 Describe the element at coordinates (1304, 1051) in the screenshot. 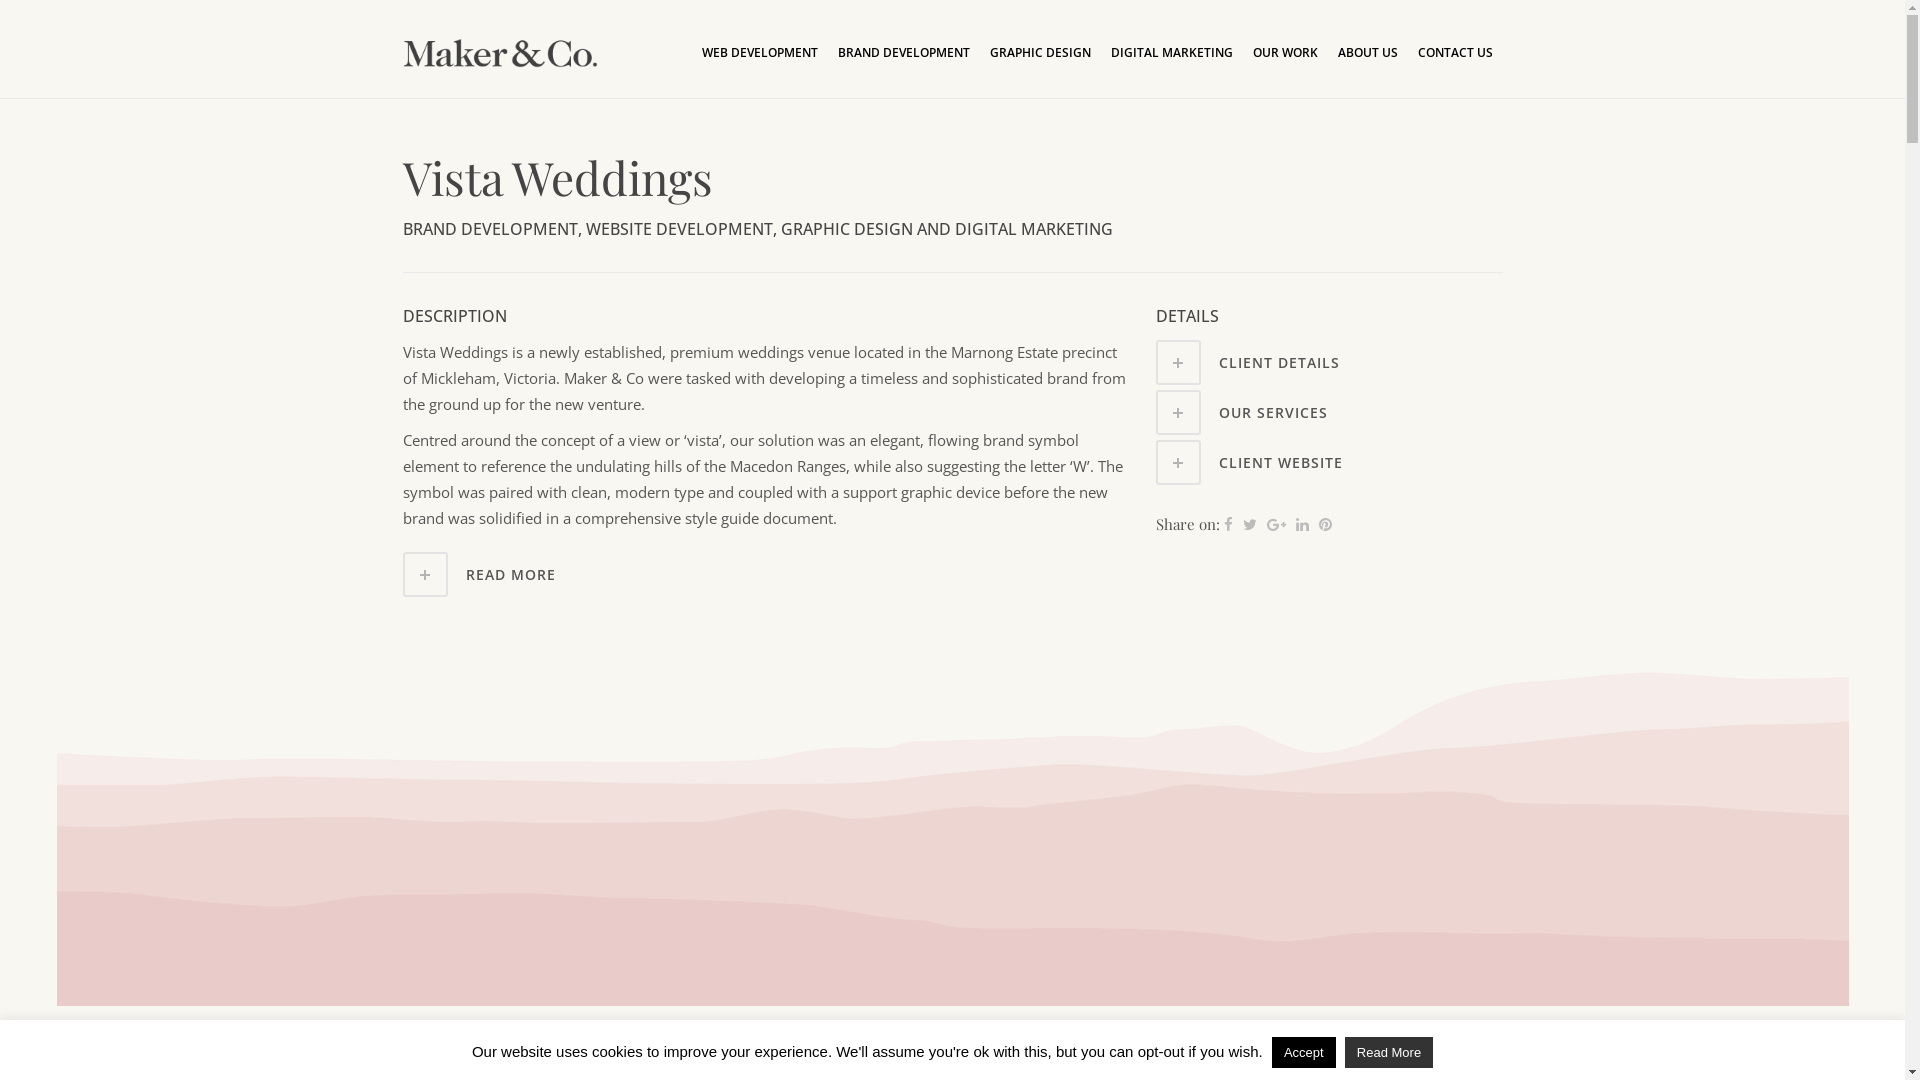

I see `'Accept'` at that location.